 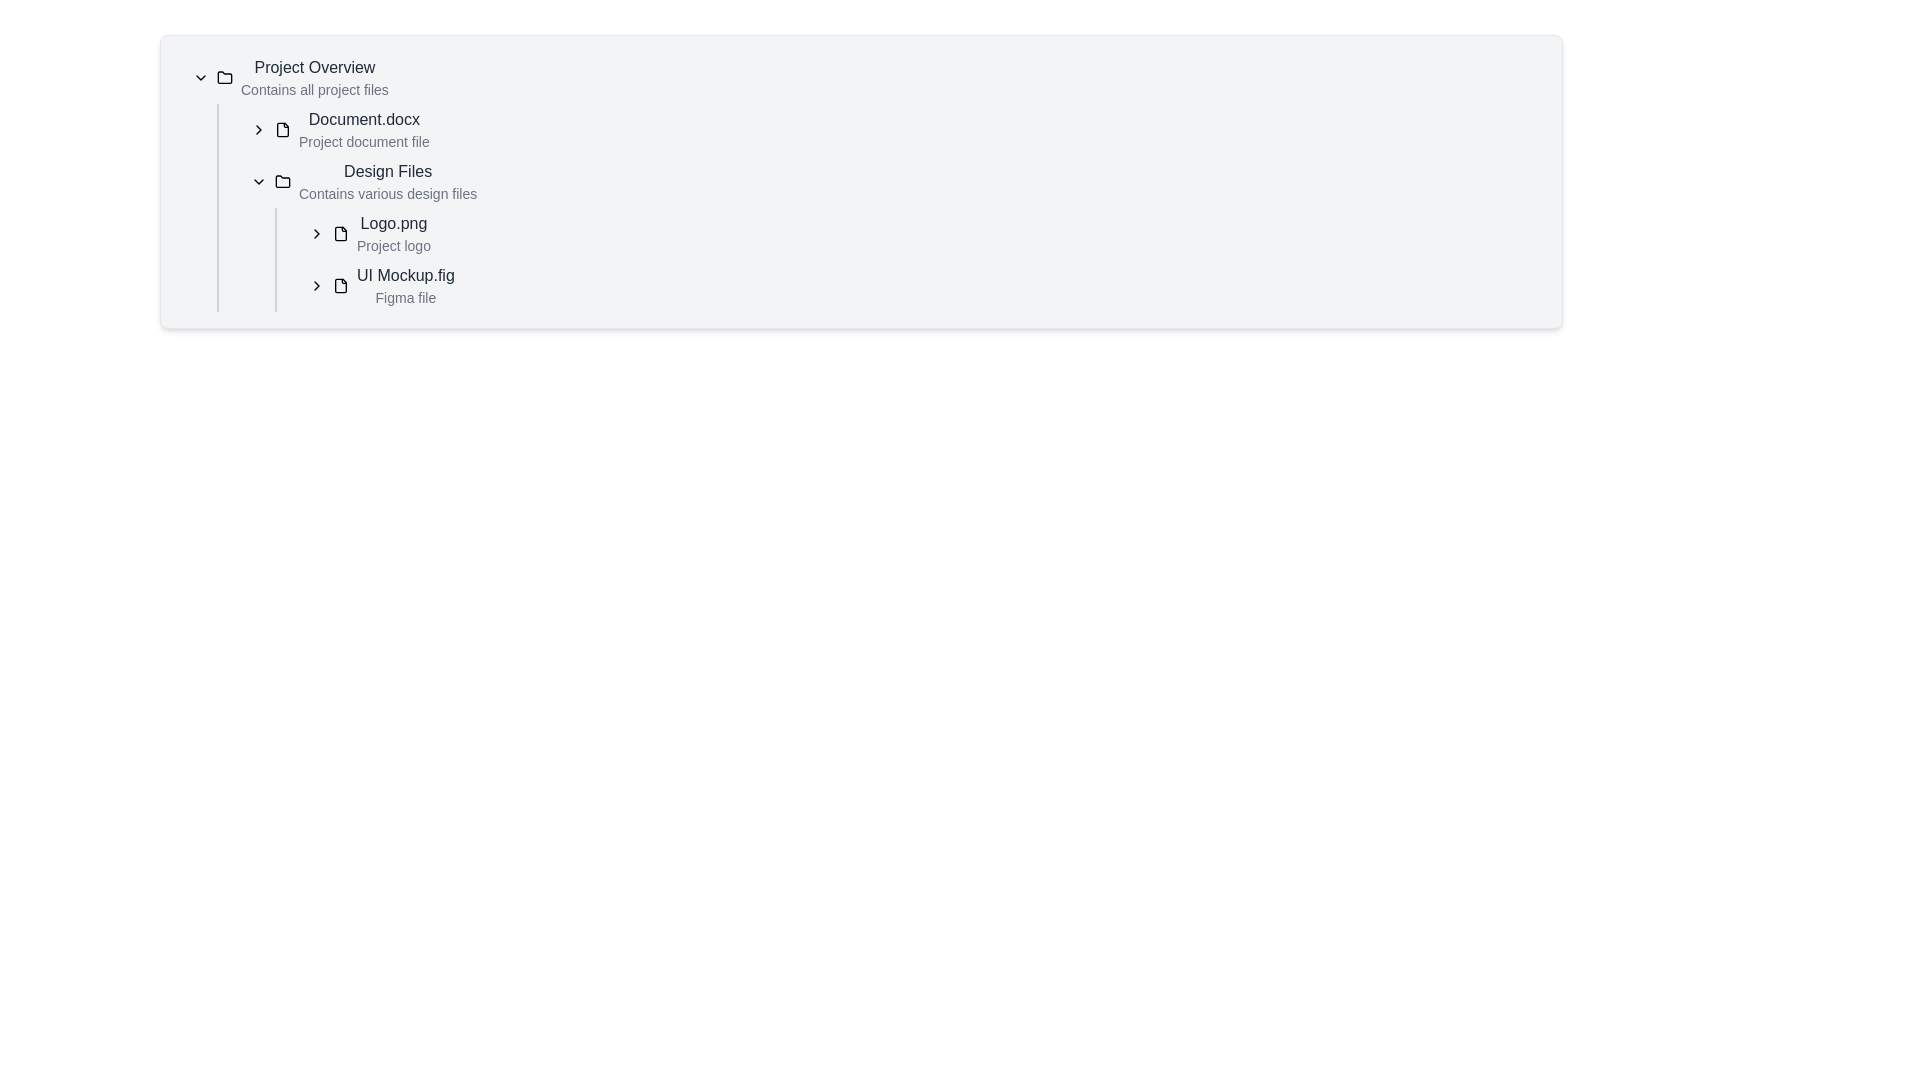 I want to click on the list item representing the project logo file, labeled 'Logo.png' with the descriptive text 'Project logo', which is the second entry in the 'Design Files' section, so click(x=393, y=233).